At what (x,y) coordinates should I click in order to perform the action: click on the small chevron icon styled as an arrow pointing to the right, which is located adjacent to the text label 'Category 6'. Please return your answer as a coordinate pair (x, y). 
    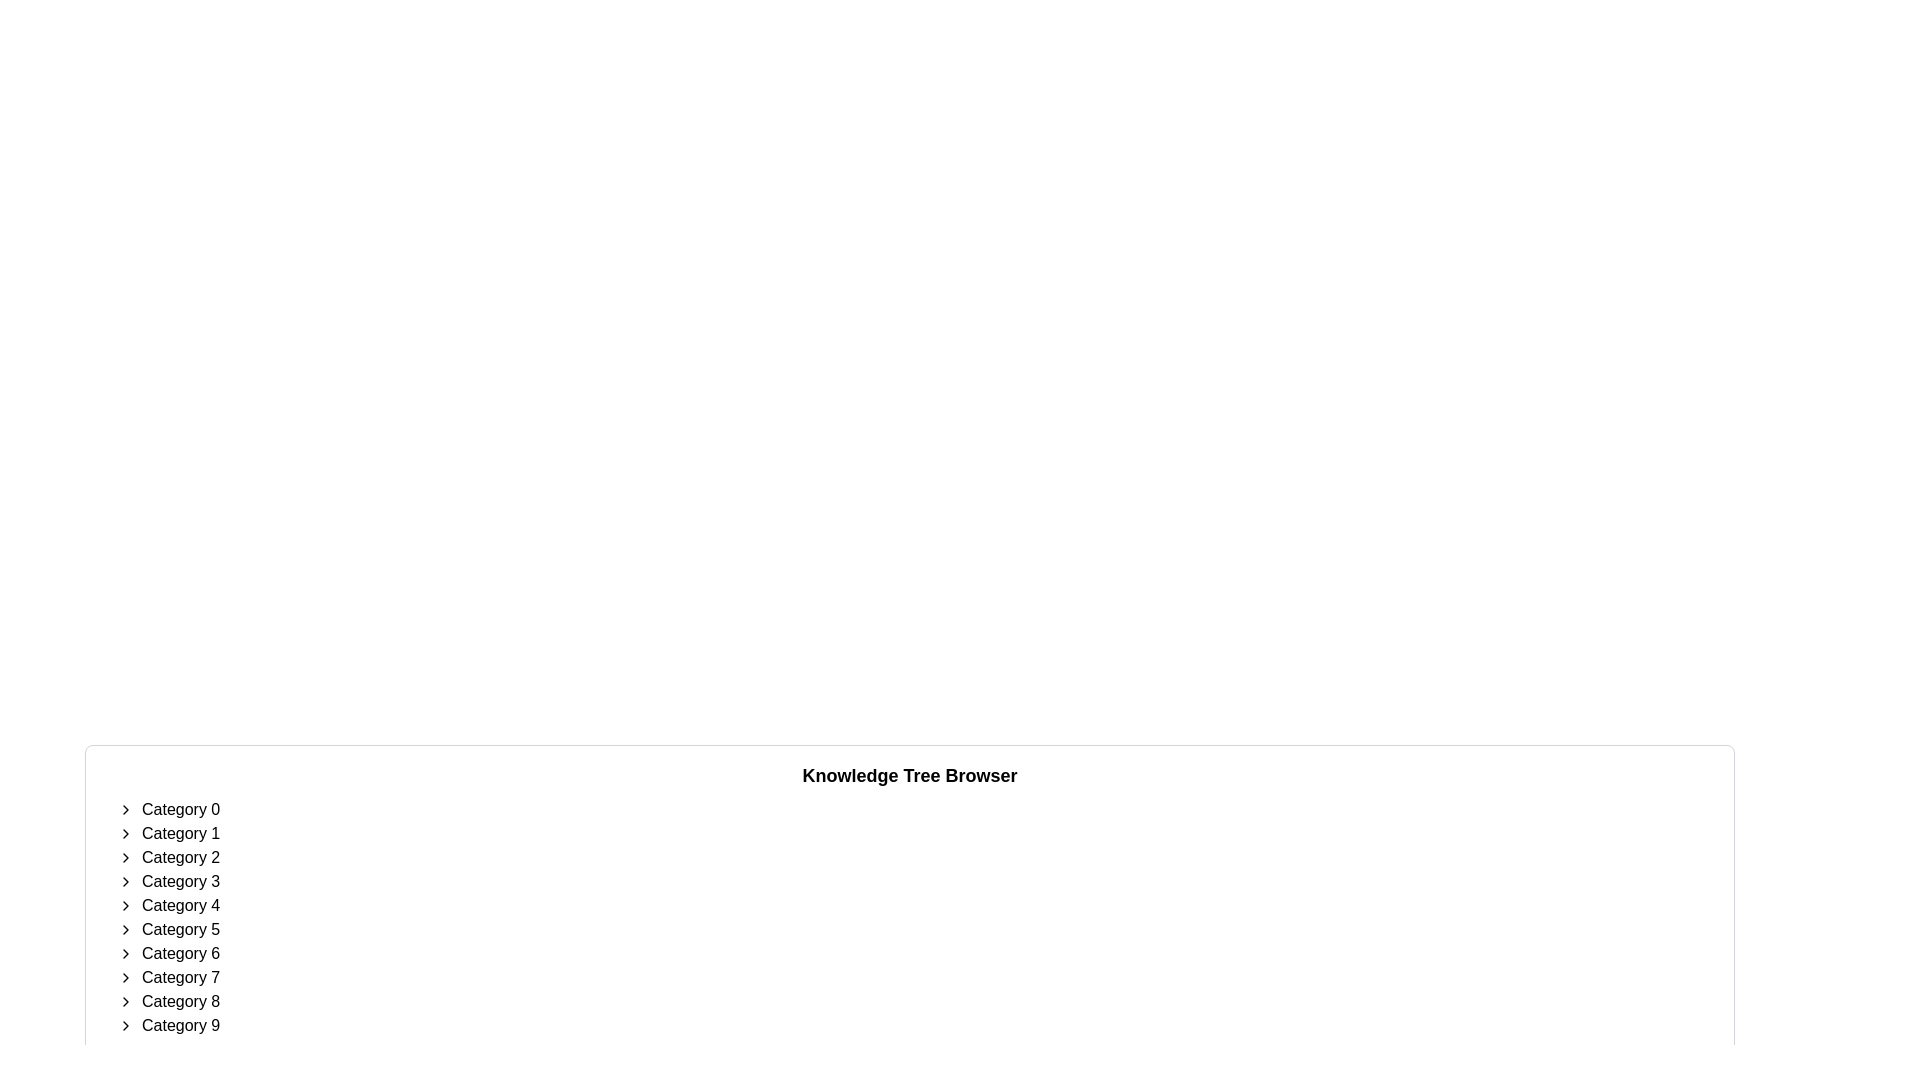
    Looking at the image, I should click on (124, 952).